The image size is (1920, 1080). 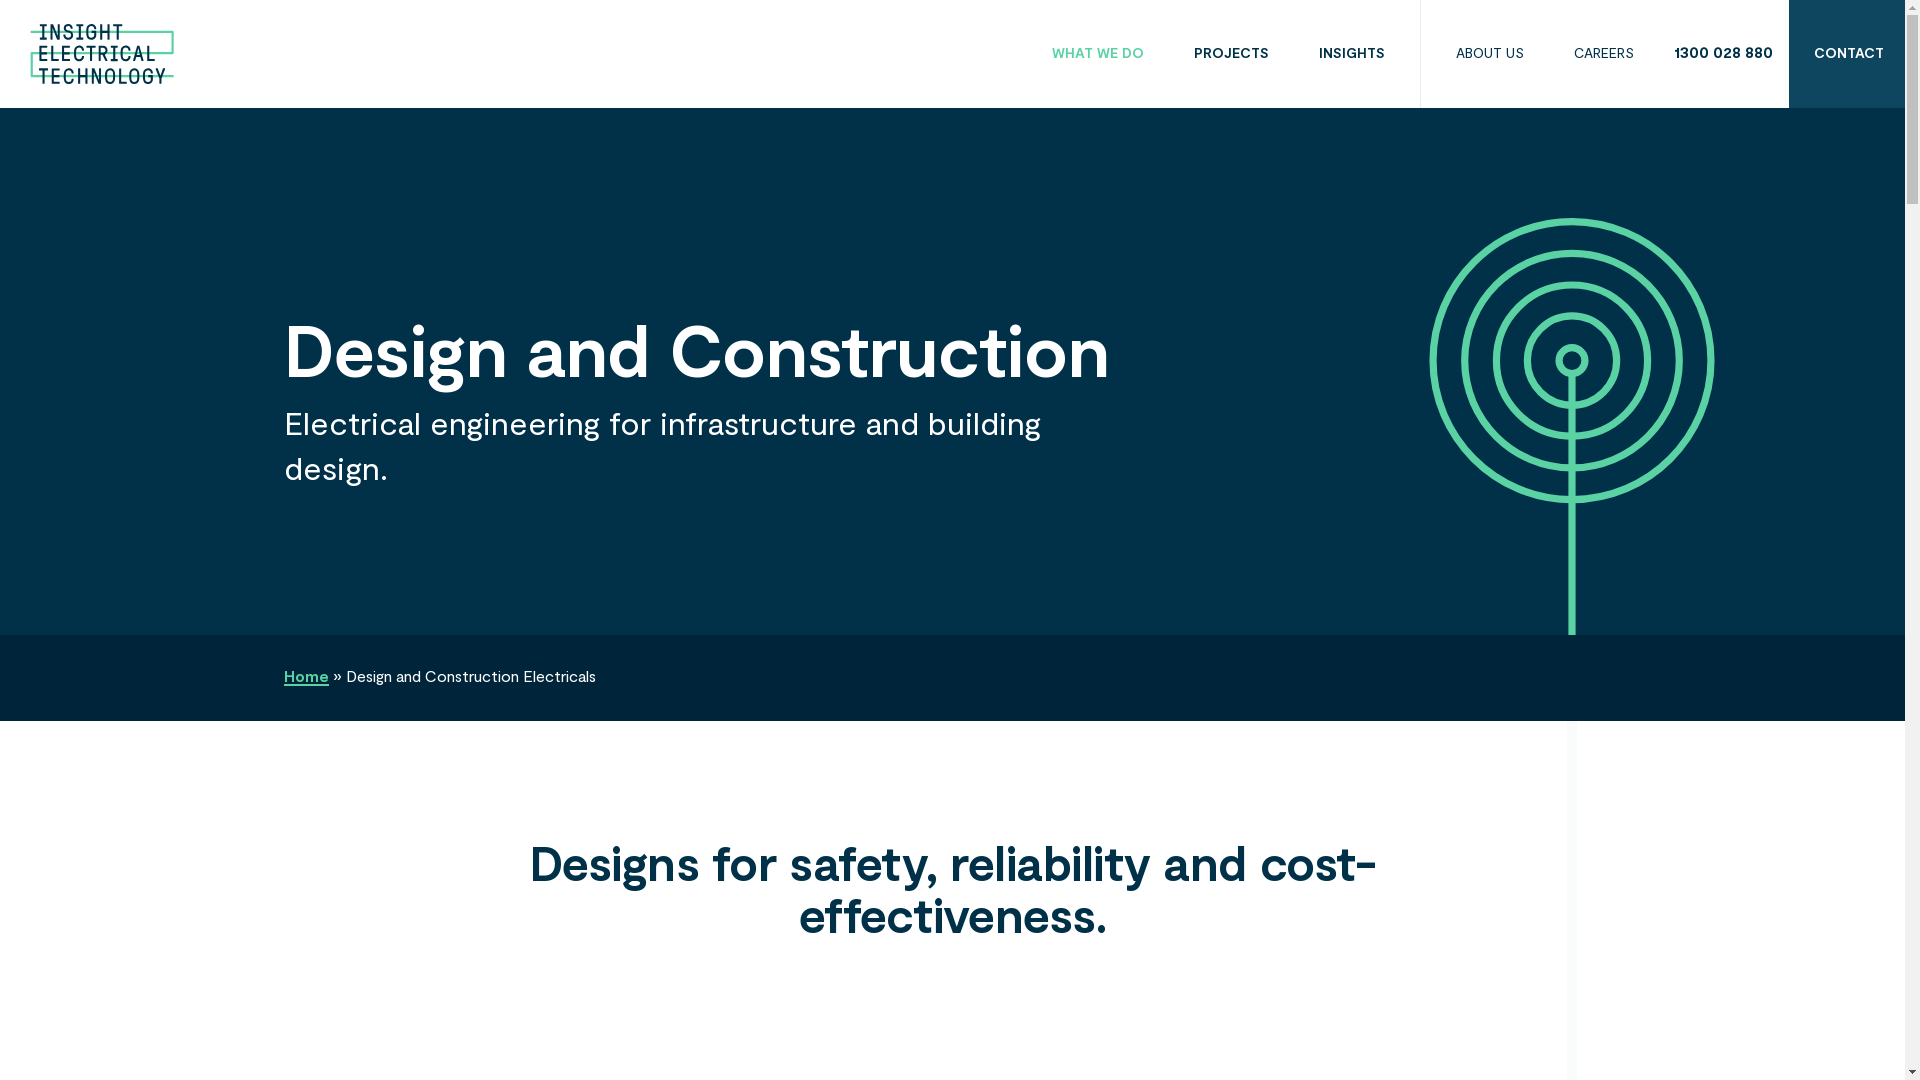 I want to click on '1300 028 880', so click(x=1725, y=53).